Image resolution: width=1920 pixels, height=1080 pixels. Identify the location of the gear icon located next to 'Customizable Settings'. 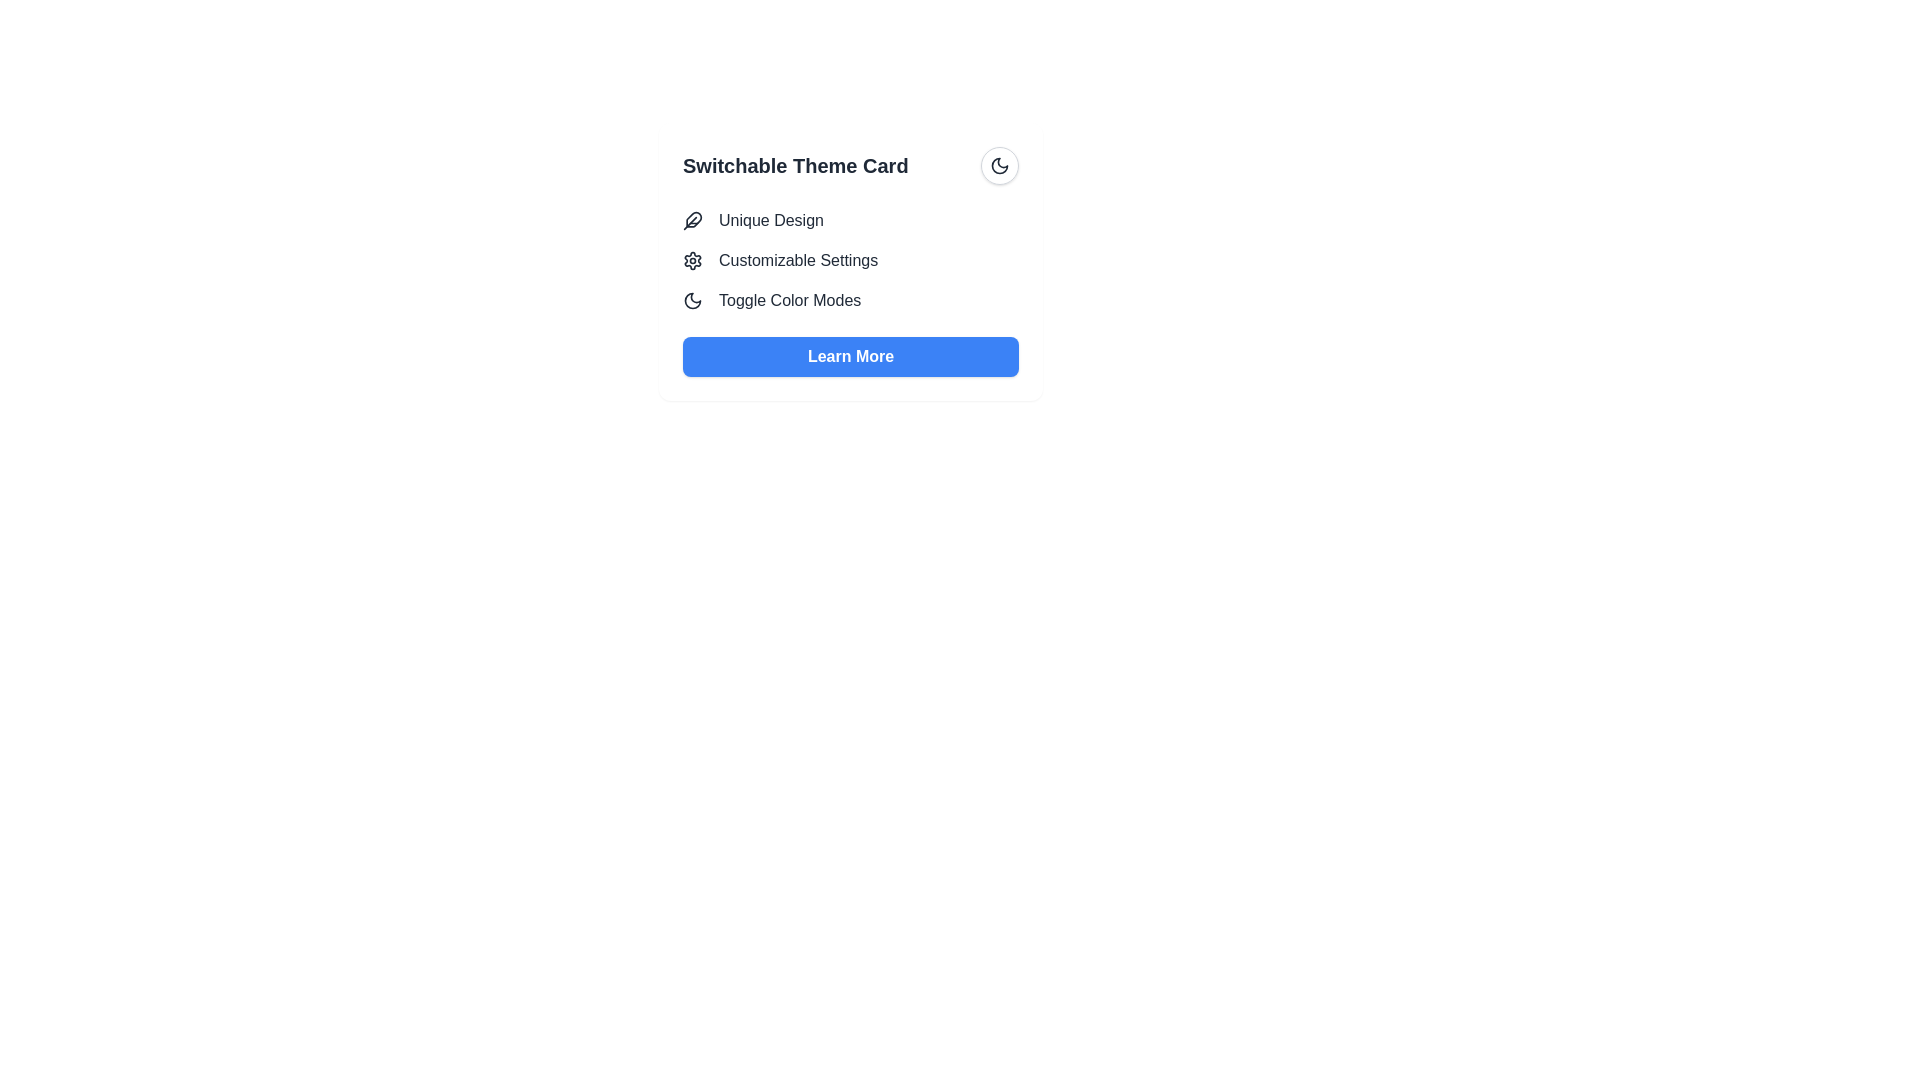
(692, 260).